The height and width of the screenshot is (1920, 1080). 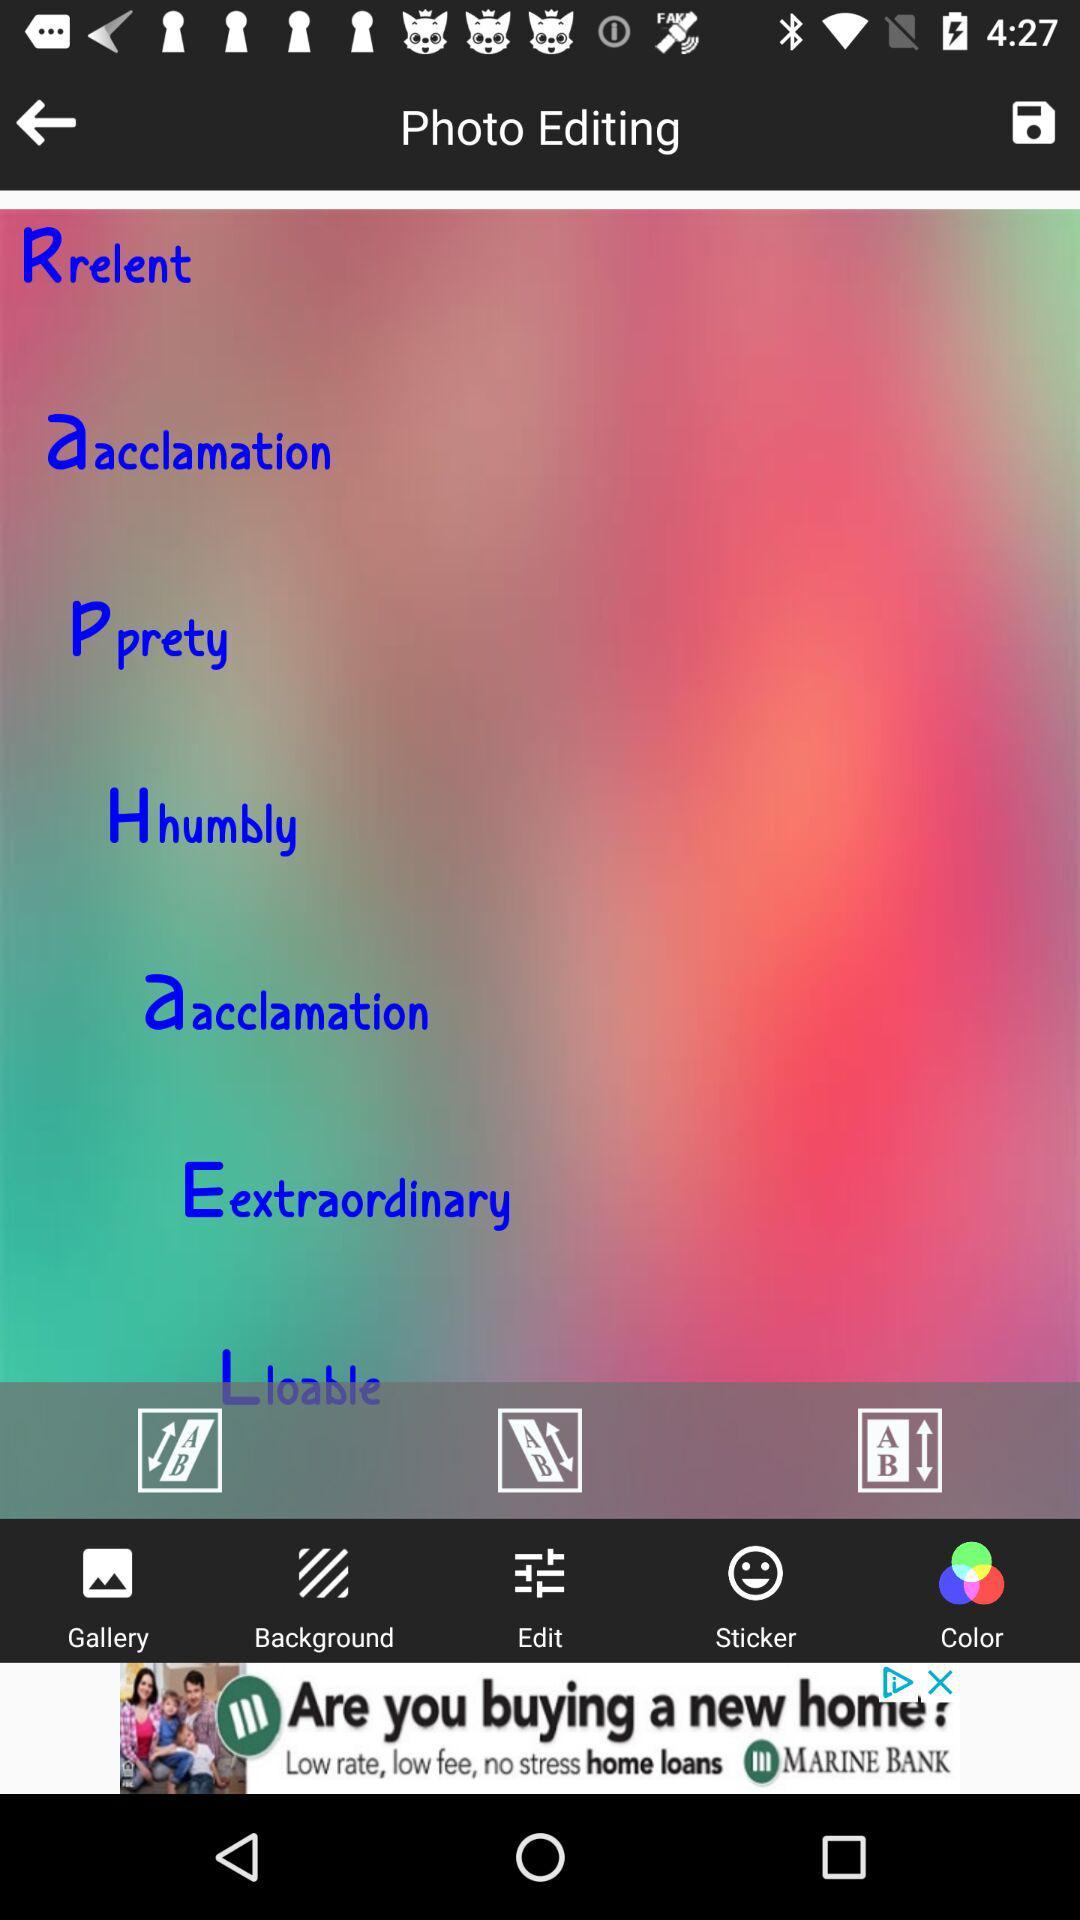 What do you see at coordinates (540, 1450) in the screenshot?
I see `align words diagonally` at bounding box center [540, 1450].